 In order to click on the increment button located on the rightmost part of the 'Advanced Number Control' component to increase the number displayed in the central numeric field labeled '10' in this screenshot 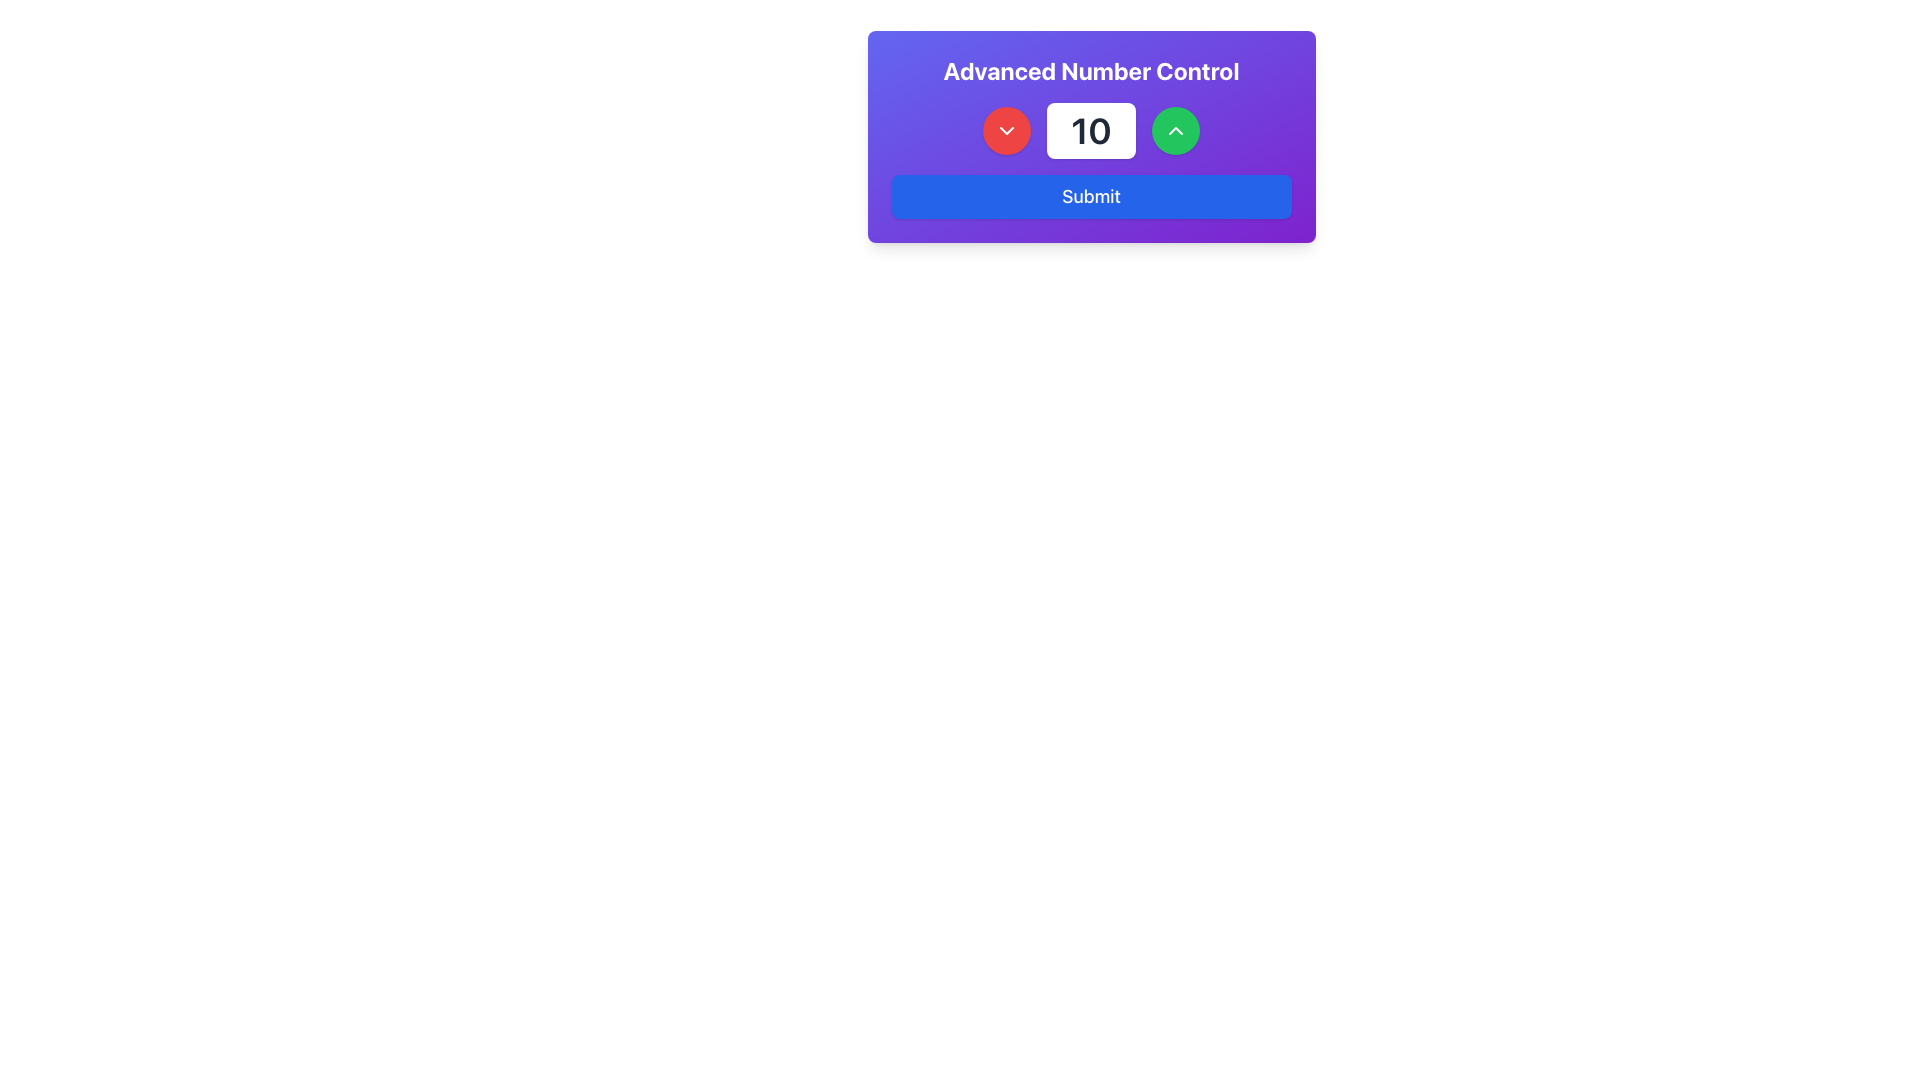, I will do `click(1175, 131)`.